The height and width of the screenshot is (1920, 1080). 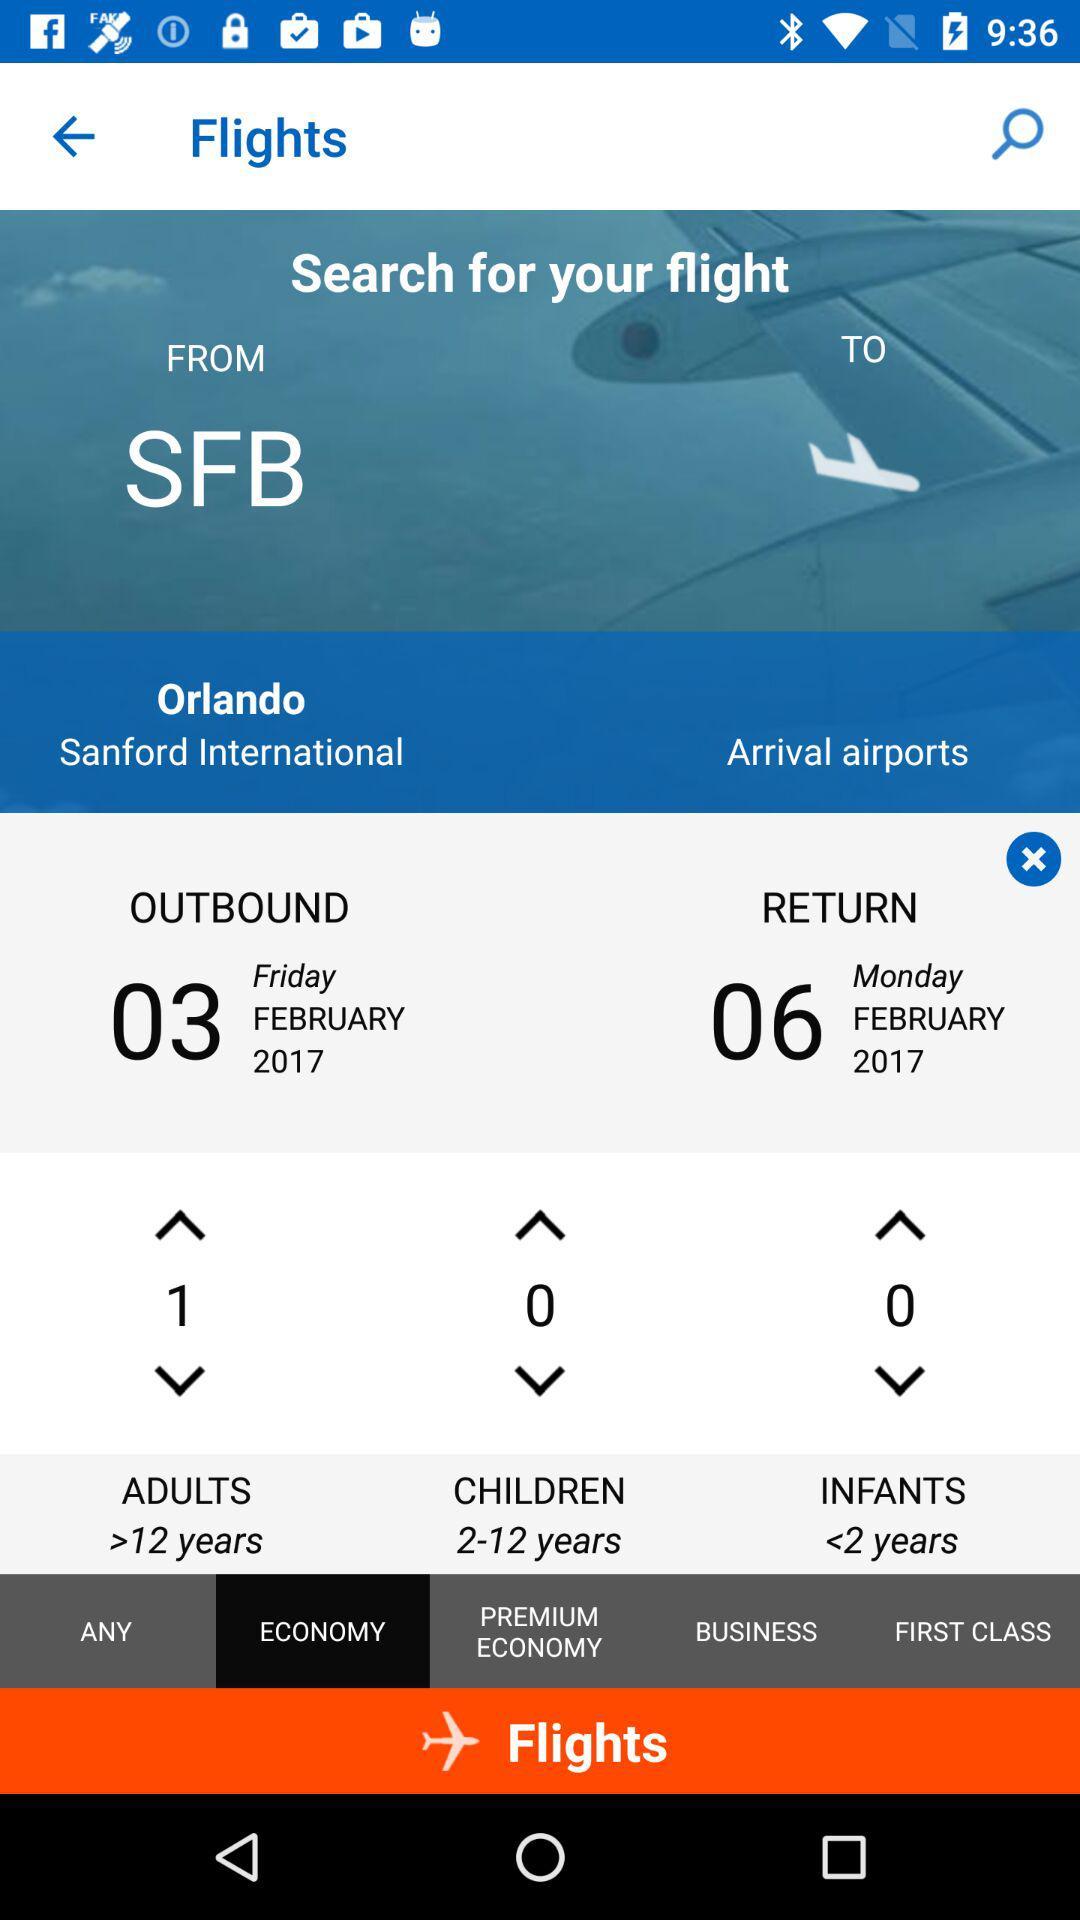 I want to click on scroll up, so click(x=540, y=1224).